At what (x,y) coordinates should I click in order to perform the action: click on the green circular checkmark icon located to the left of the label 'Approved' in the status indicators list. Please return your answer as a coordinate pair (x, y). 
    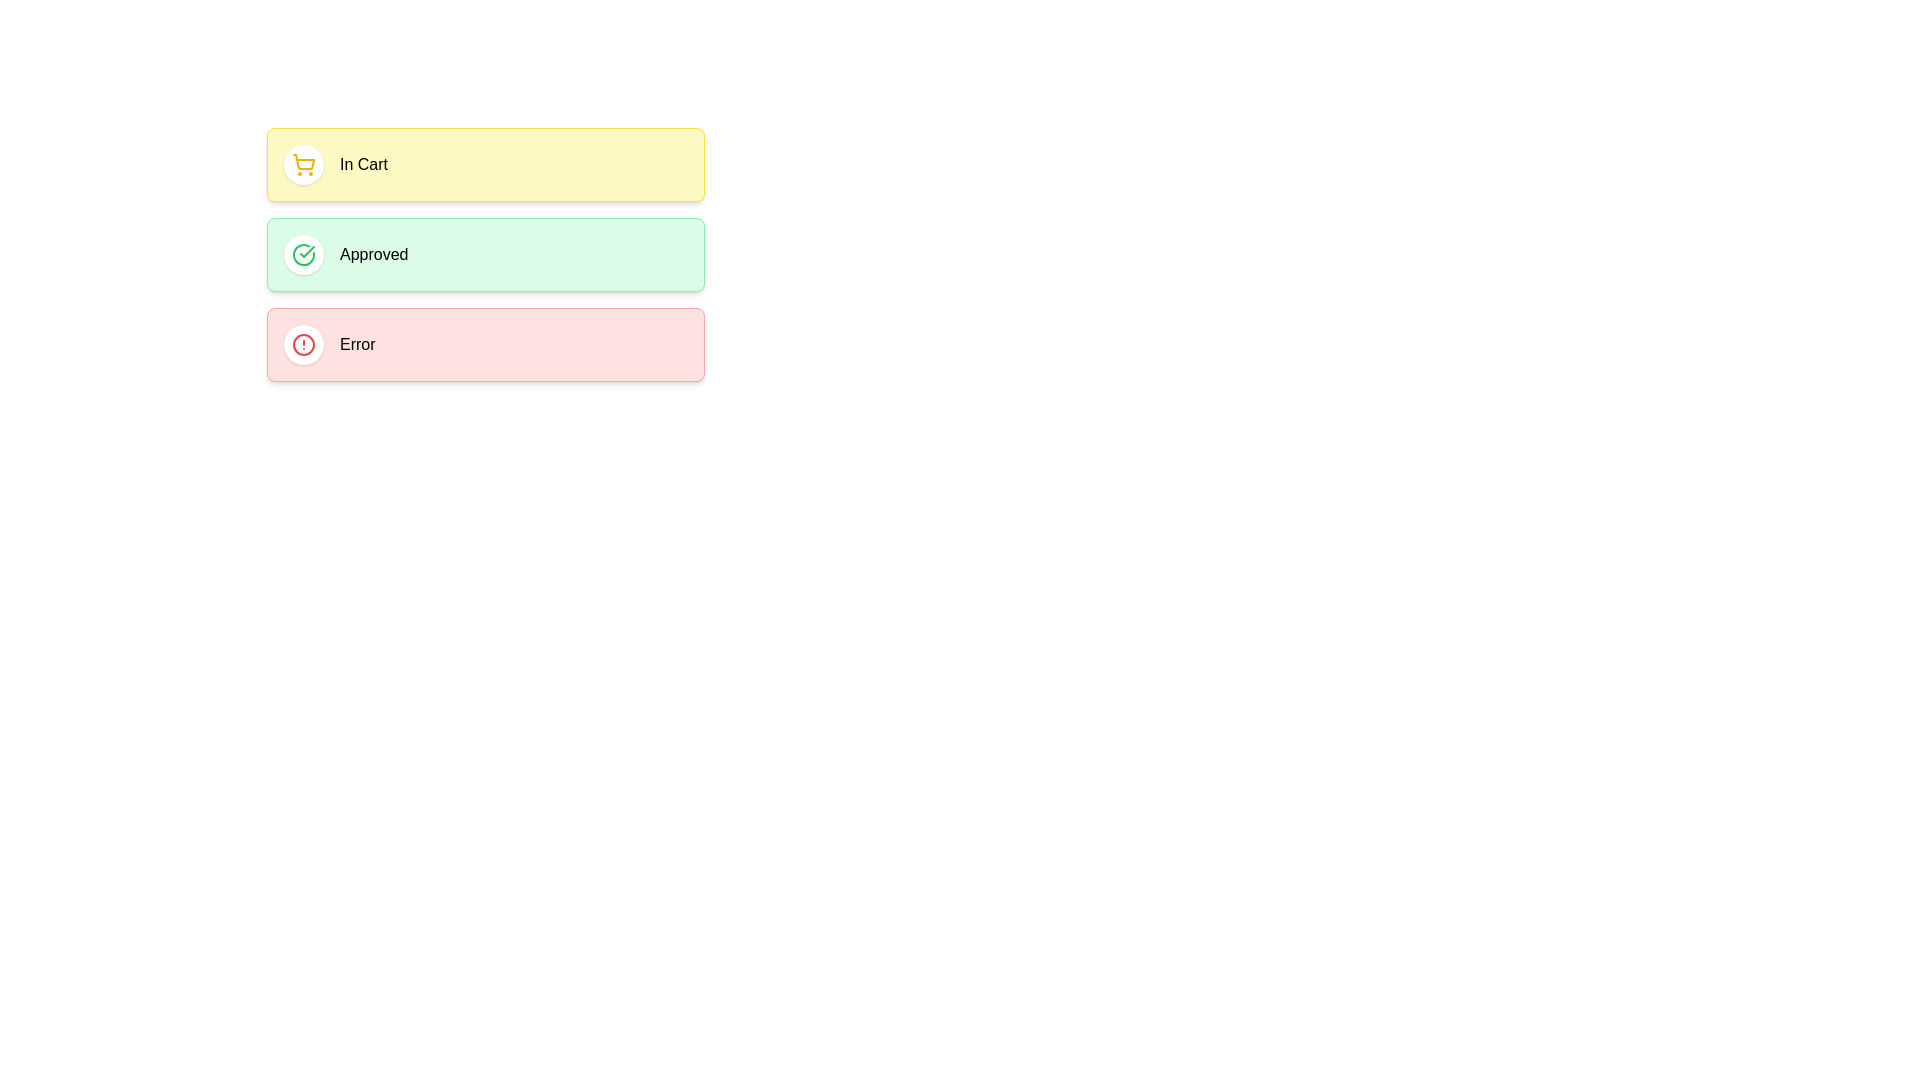
    Looking at the image, I should click on (302, 253).